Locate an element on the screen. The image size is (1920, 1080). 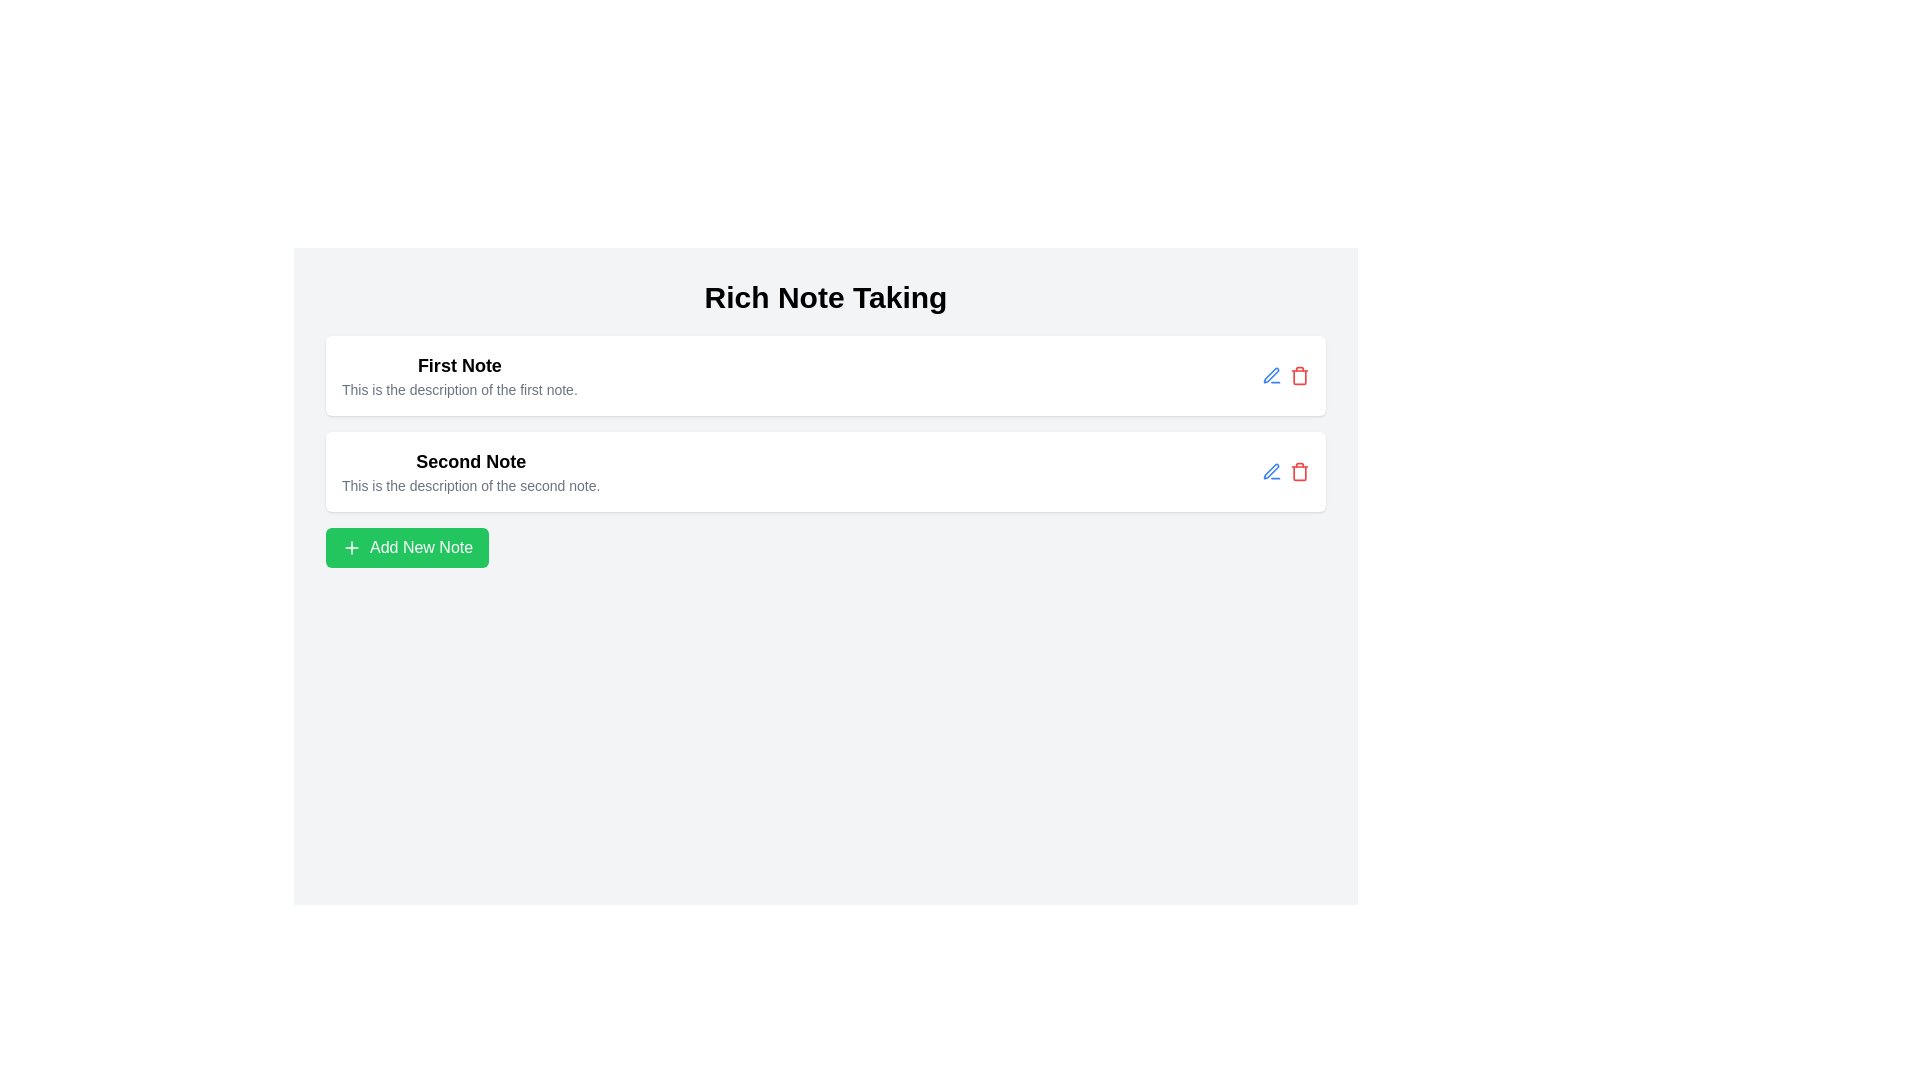
the text block displaying 'This is the description of the first note.' which is styled in a small gray font and located below the title 'First Note' is located at coordinates (458, 389).